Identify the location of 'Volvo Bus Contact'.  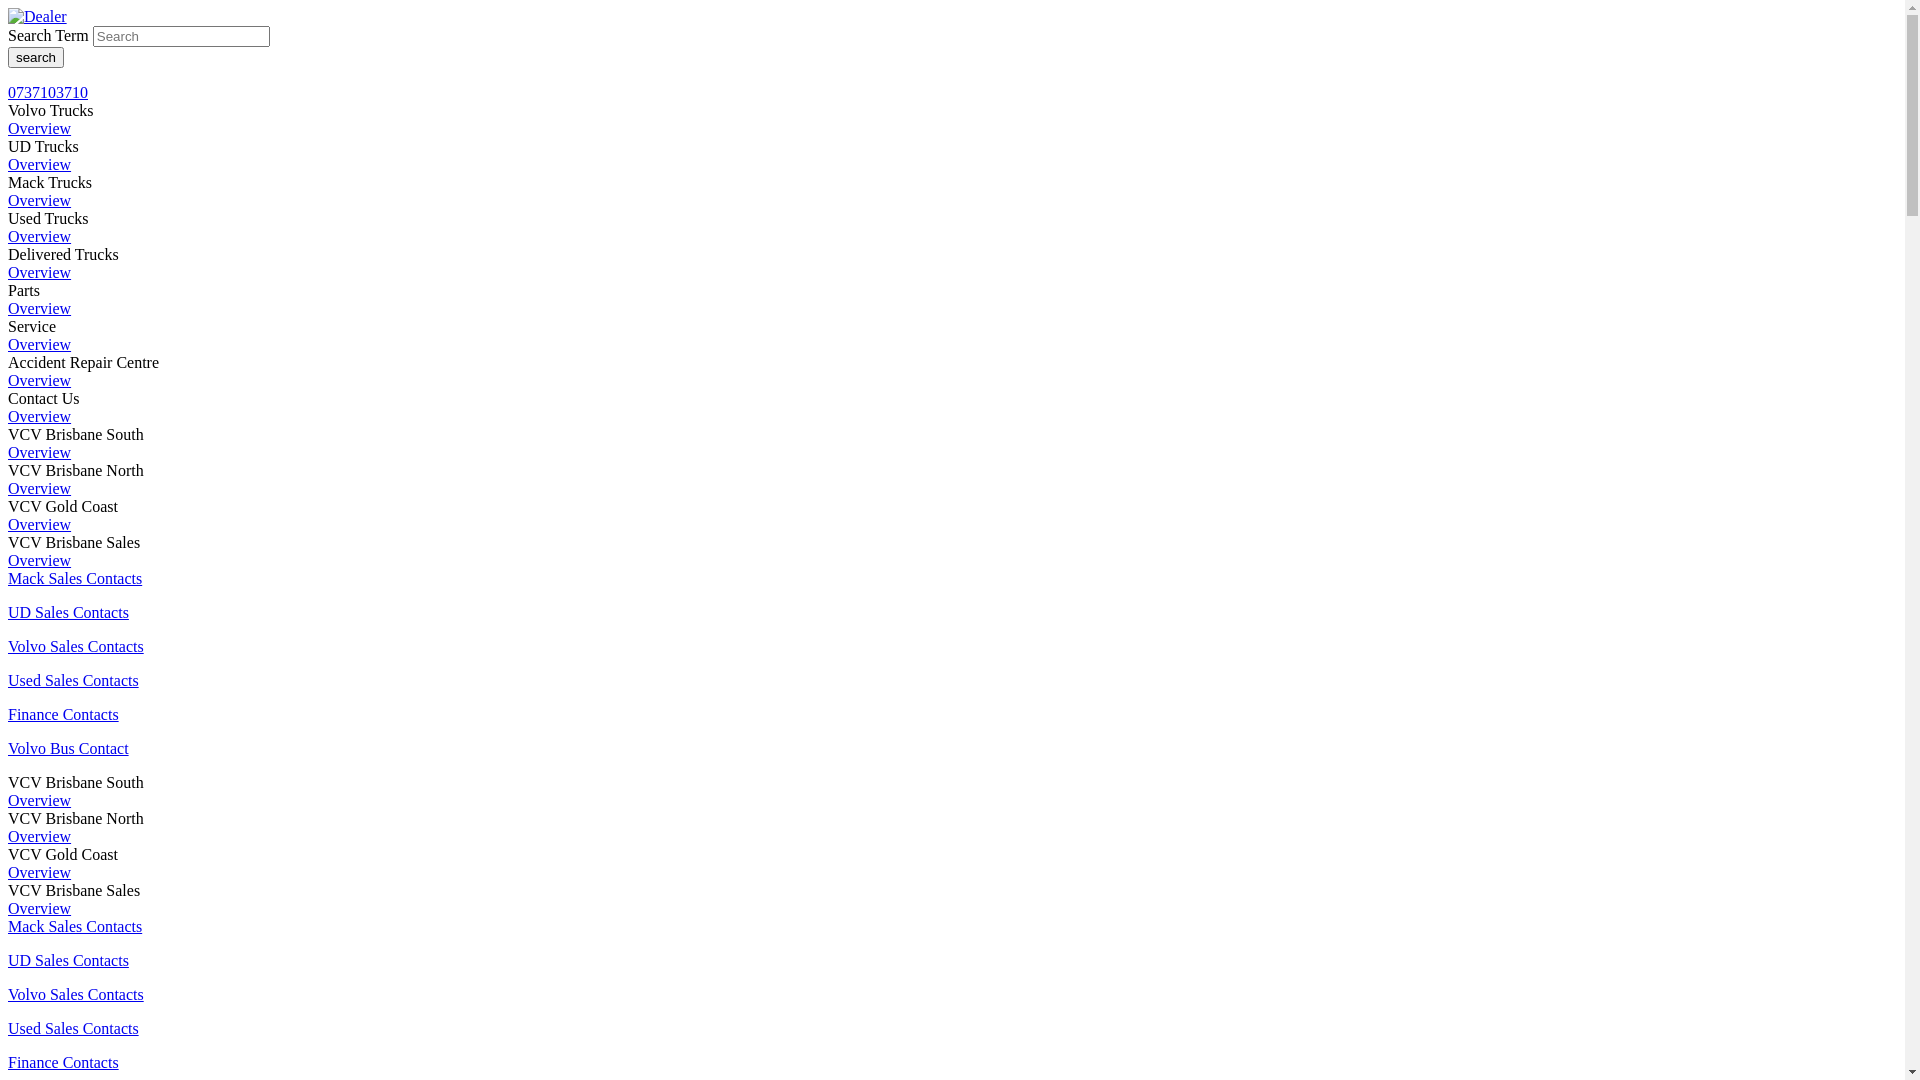
(68, 748).